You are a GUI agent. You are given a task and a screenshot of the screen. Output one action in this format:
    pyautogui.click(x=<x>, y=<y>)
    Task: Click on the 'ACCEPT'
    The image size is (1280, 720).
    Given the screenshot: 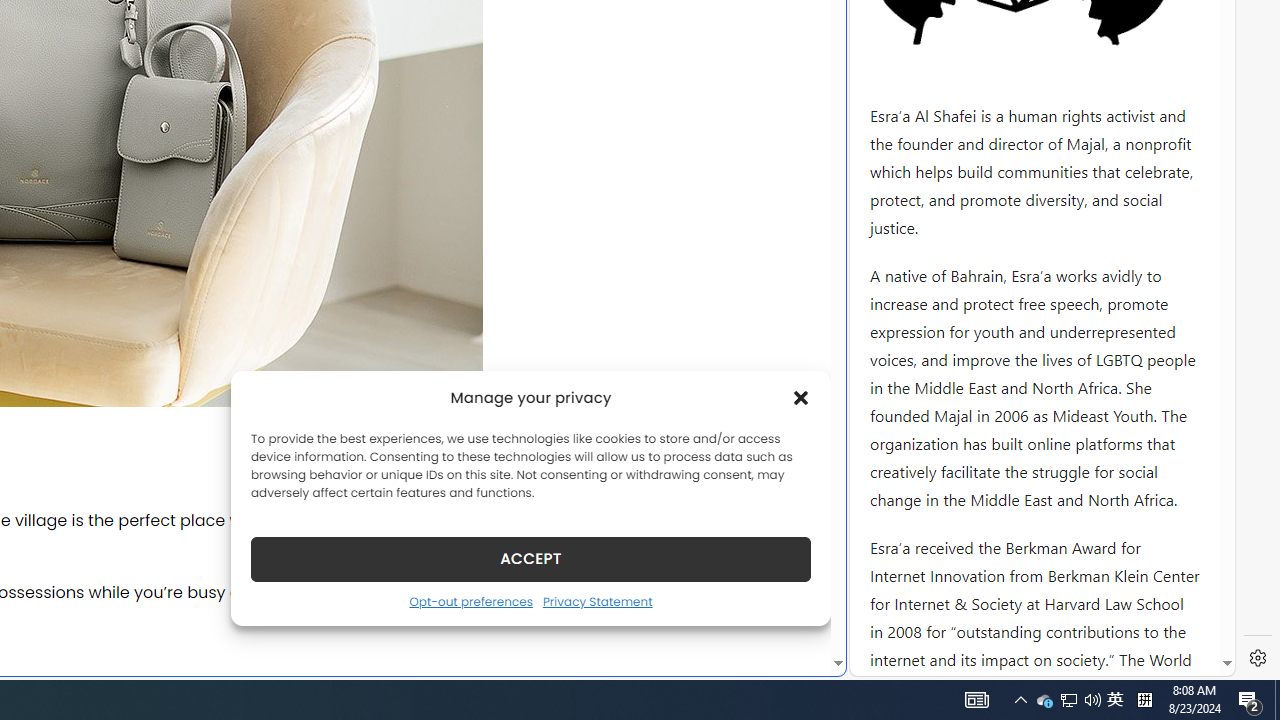 What is the action you would take?
    pyautogui.click(x=531, y=558)
    